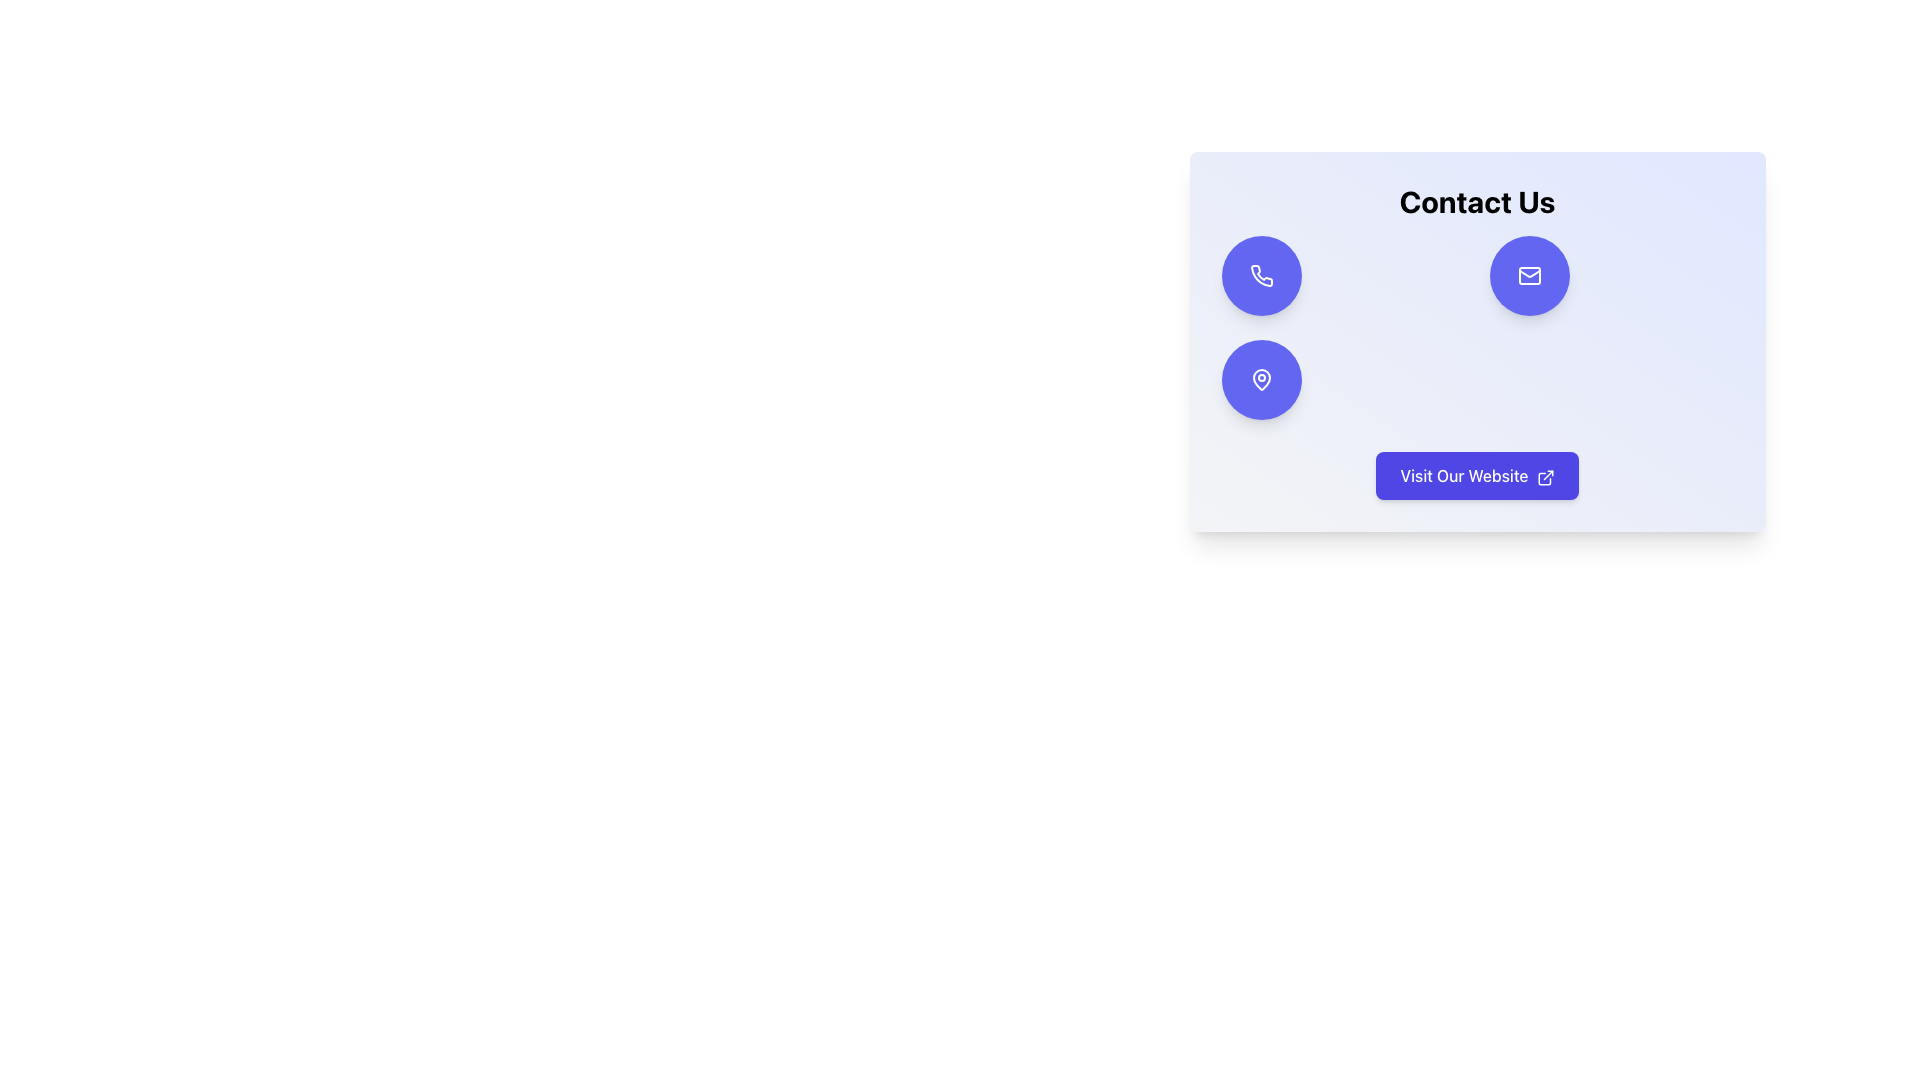 The width and height of the screenshot is (1920, 1080). I want to click on the icon of the button labeled 'Visit Our Website' located at the bottom right corner of the 'Contact Us' group card, so click(1544, 477).